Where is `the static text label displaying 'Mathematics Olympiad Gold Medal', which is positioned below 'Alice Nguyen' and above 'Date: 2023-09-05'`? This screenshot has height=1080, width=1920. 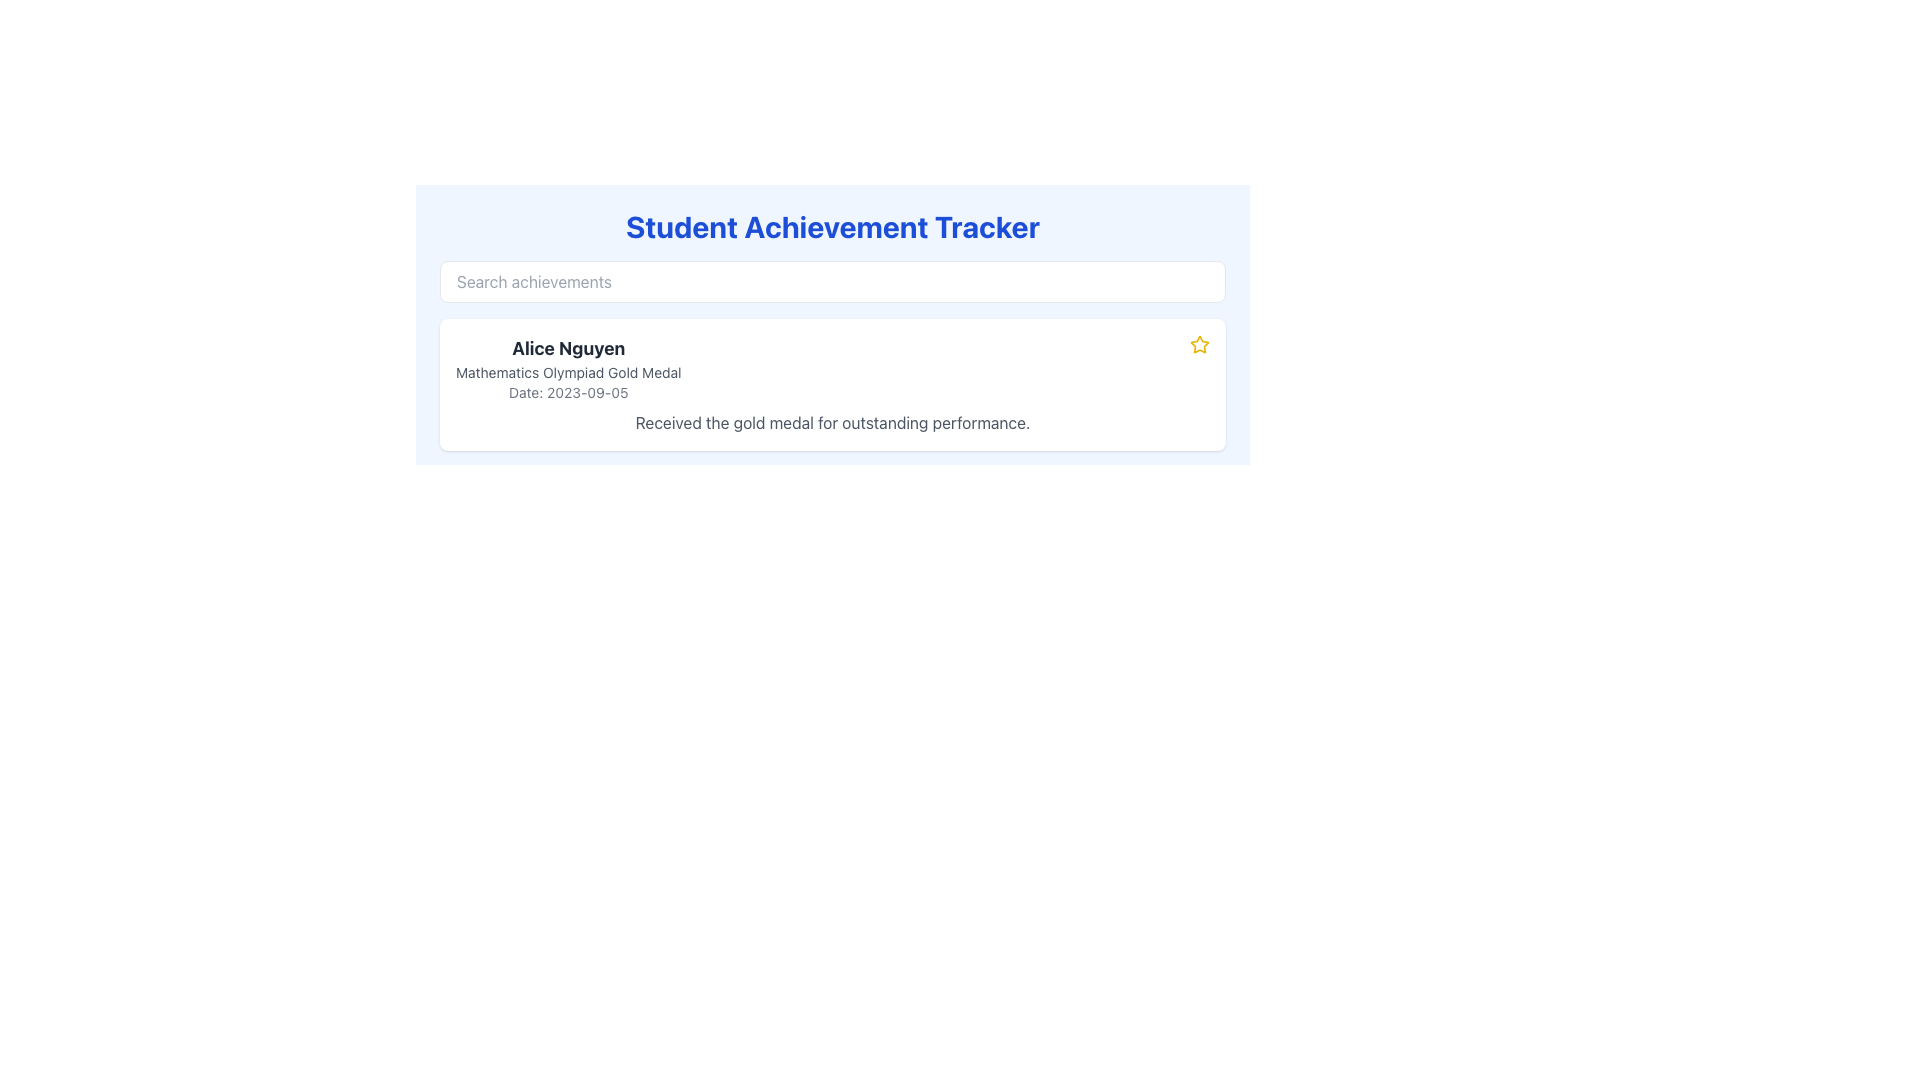 the static text label displaying 'Mathematics Olympiad Gold Medal', which is positioned below 'Alice Nguyen' and above 'Date: 2023-09-05' is located at coordinates (567, 373).